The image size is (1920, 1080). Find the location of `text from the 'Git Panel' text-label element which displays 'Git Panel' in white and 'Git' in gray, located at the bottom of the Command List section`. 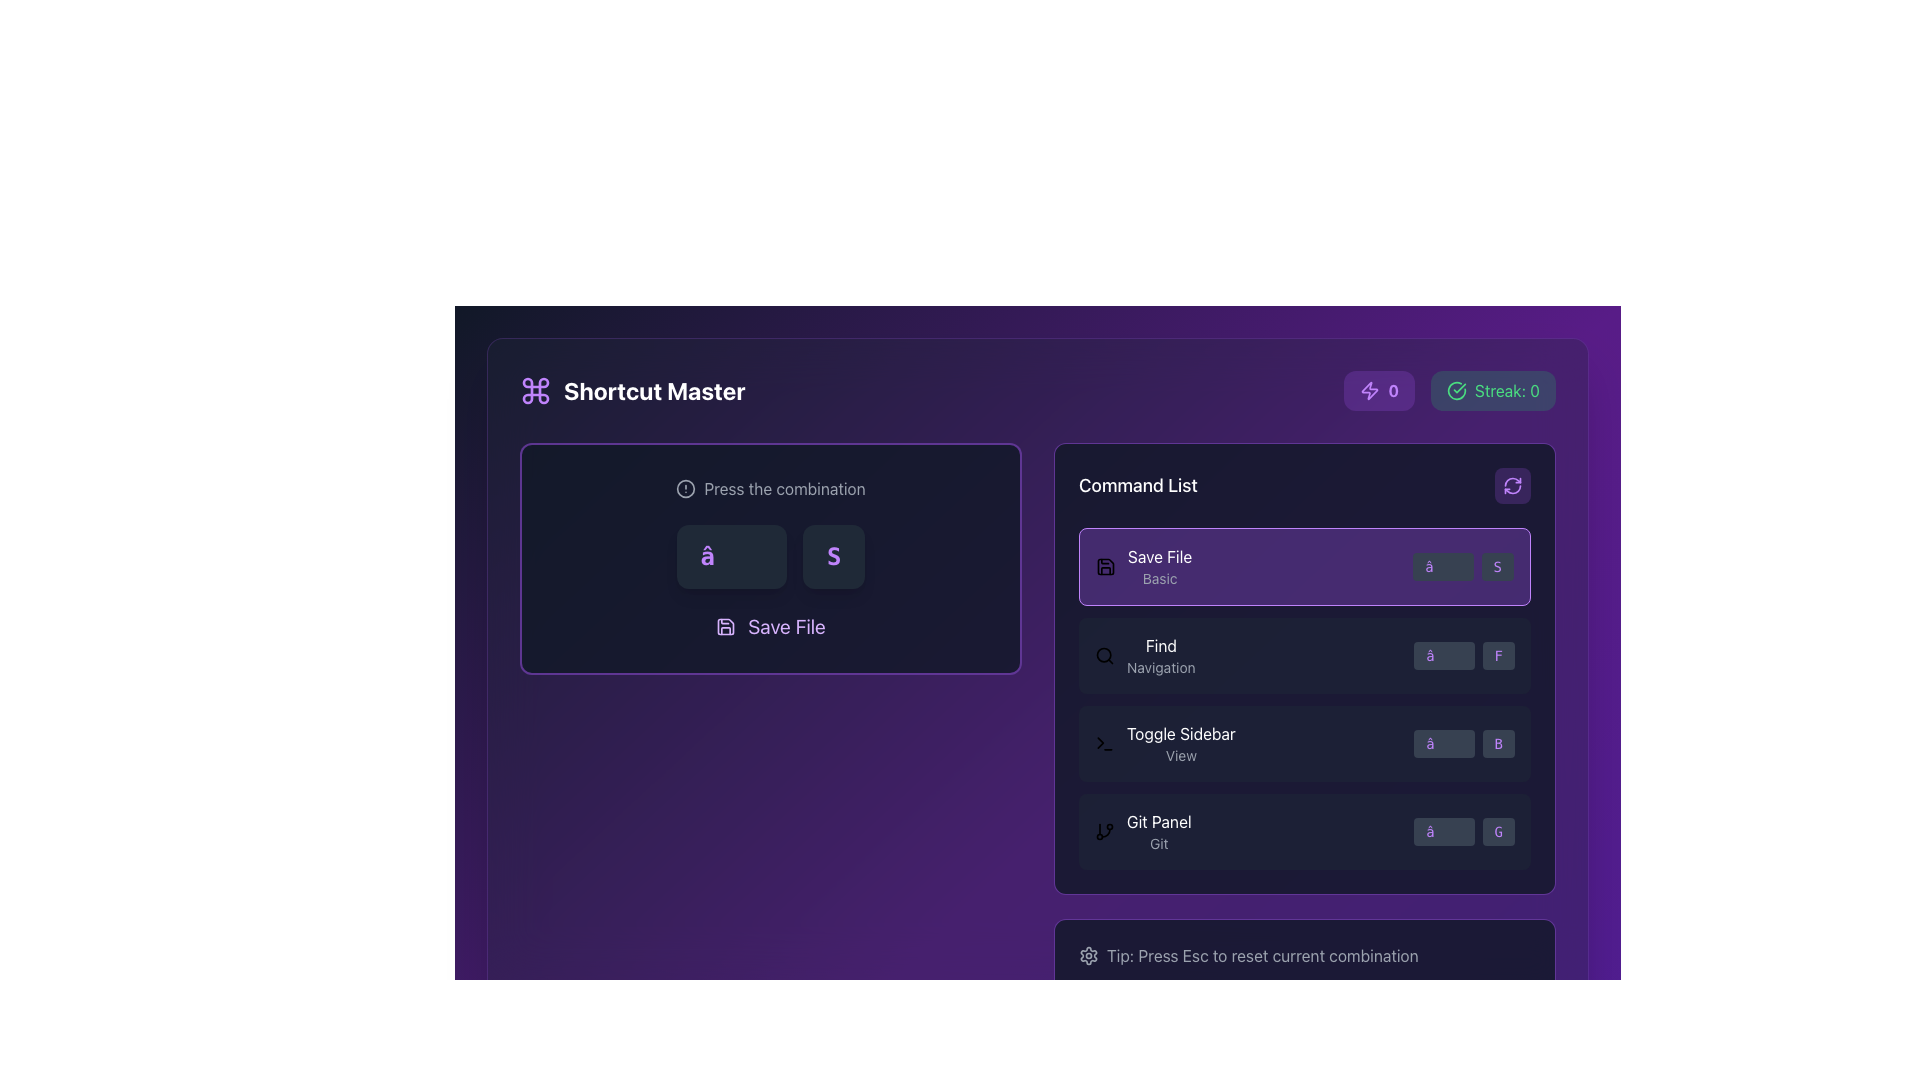

text from the 'Git Panel' text-label element which displays 'Git Panel' in white and 'Git' in gray, located at the bottom of the Command List section is located at coordinates (1159, 832).